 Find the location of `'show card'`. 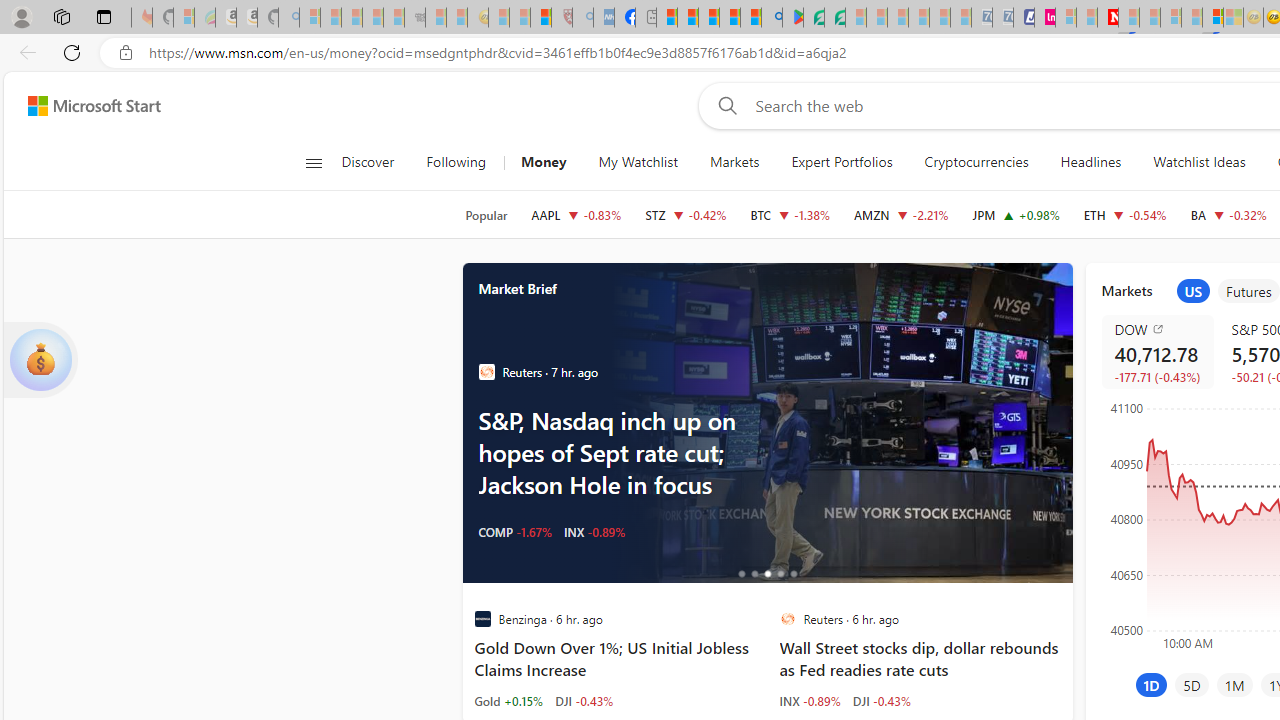

'show card' is located at coordinates (40, 360).